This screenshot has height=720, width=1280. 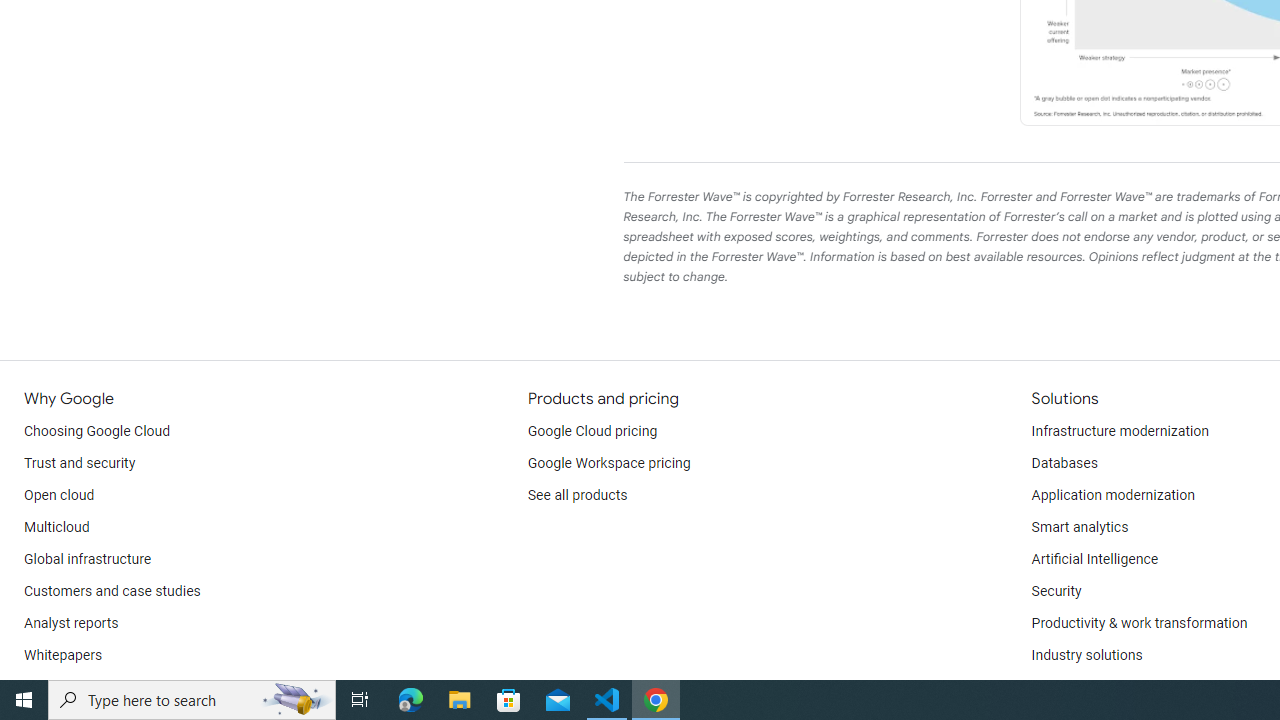 What do you see at coordinates (96, 431) in the screenshot?
I see `'Choosing Google Cloud'` at bounding box center [96, 431].